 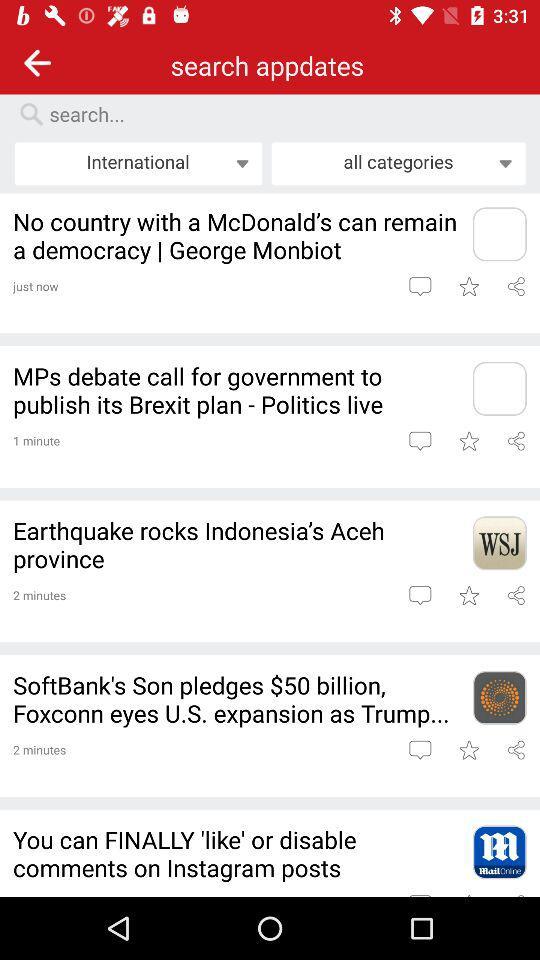 I want to click on the article, so click(x=468, y=285).